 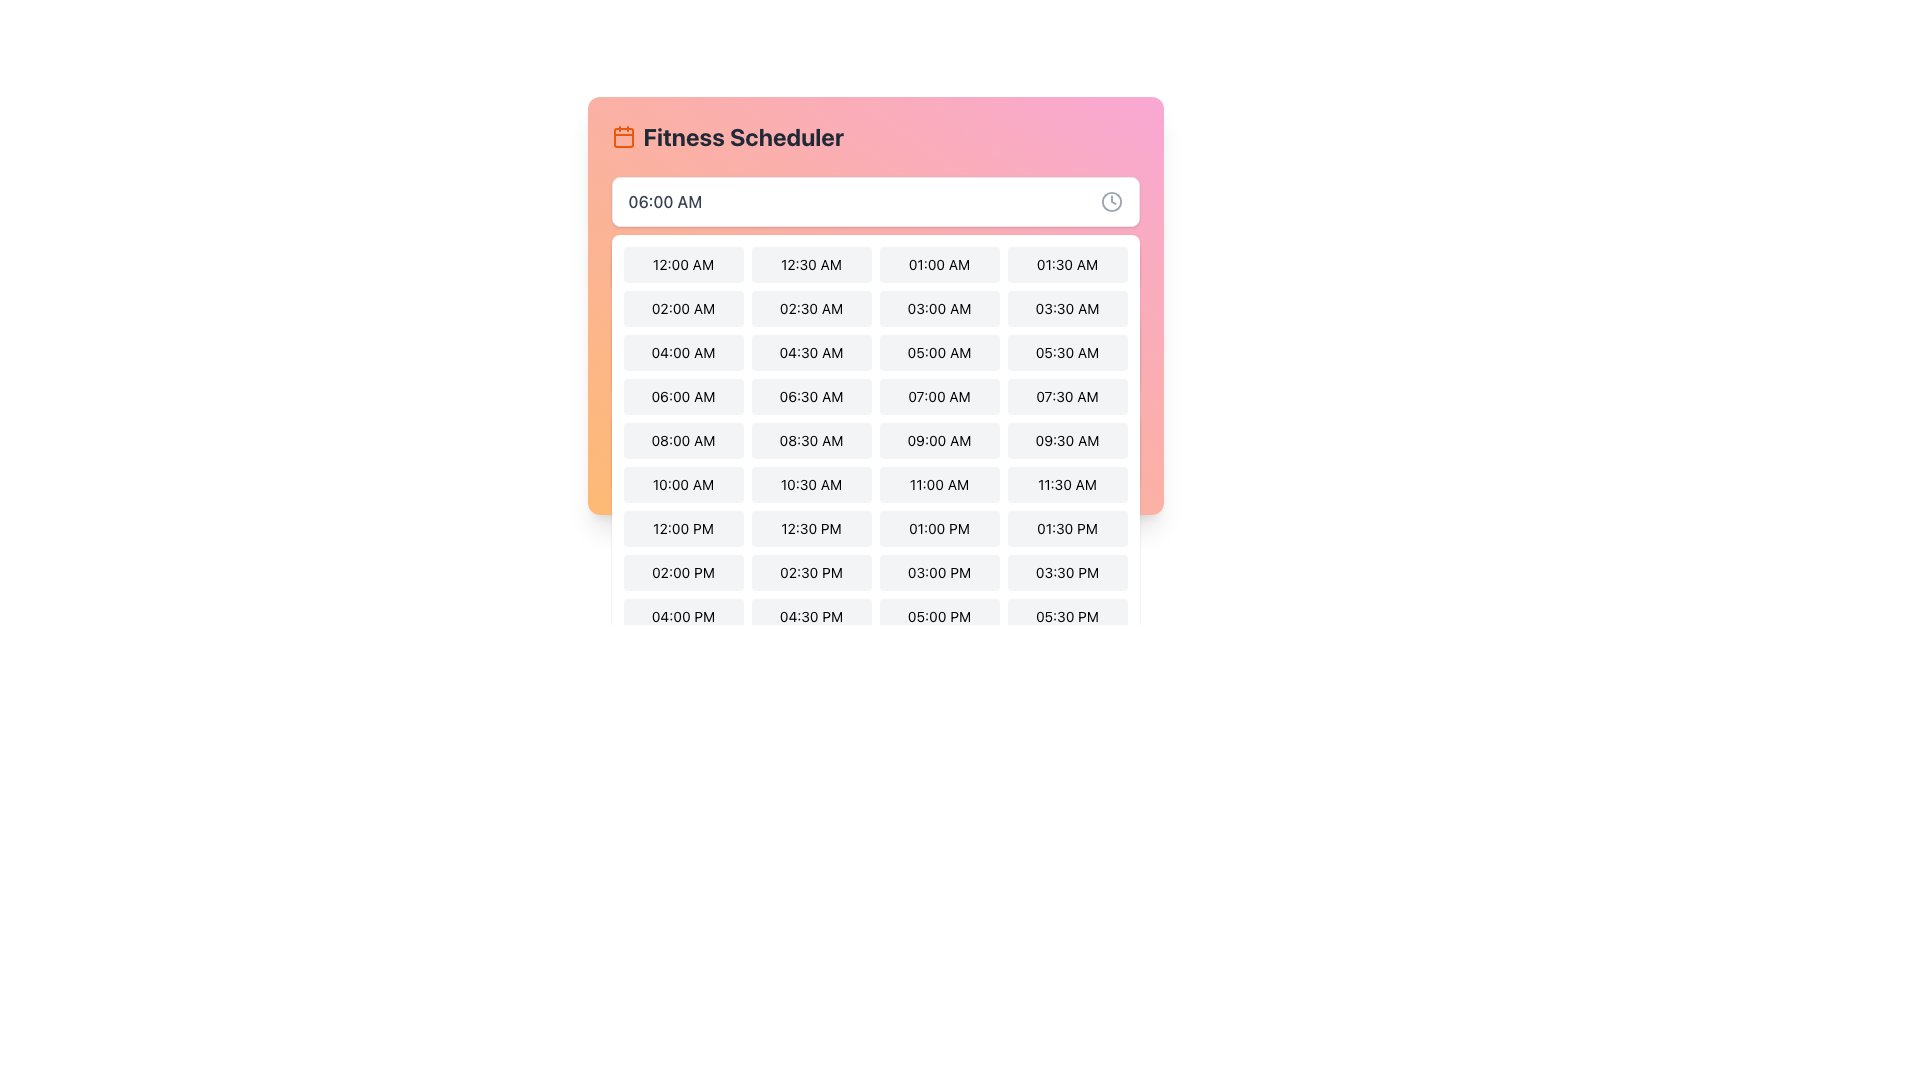 What do you see at coordinates (622, 137) in the screenshot?
I see `the Decorative Icon Component located within the calendar icon in the header of the application preceding the 'Fitness Scheduler' title` at bounding box center [622, 137].